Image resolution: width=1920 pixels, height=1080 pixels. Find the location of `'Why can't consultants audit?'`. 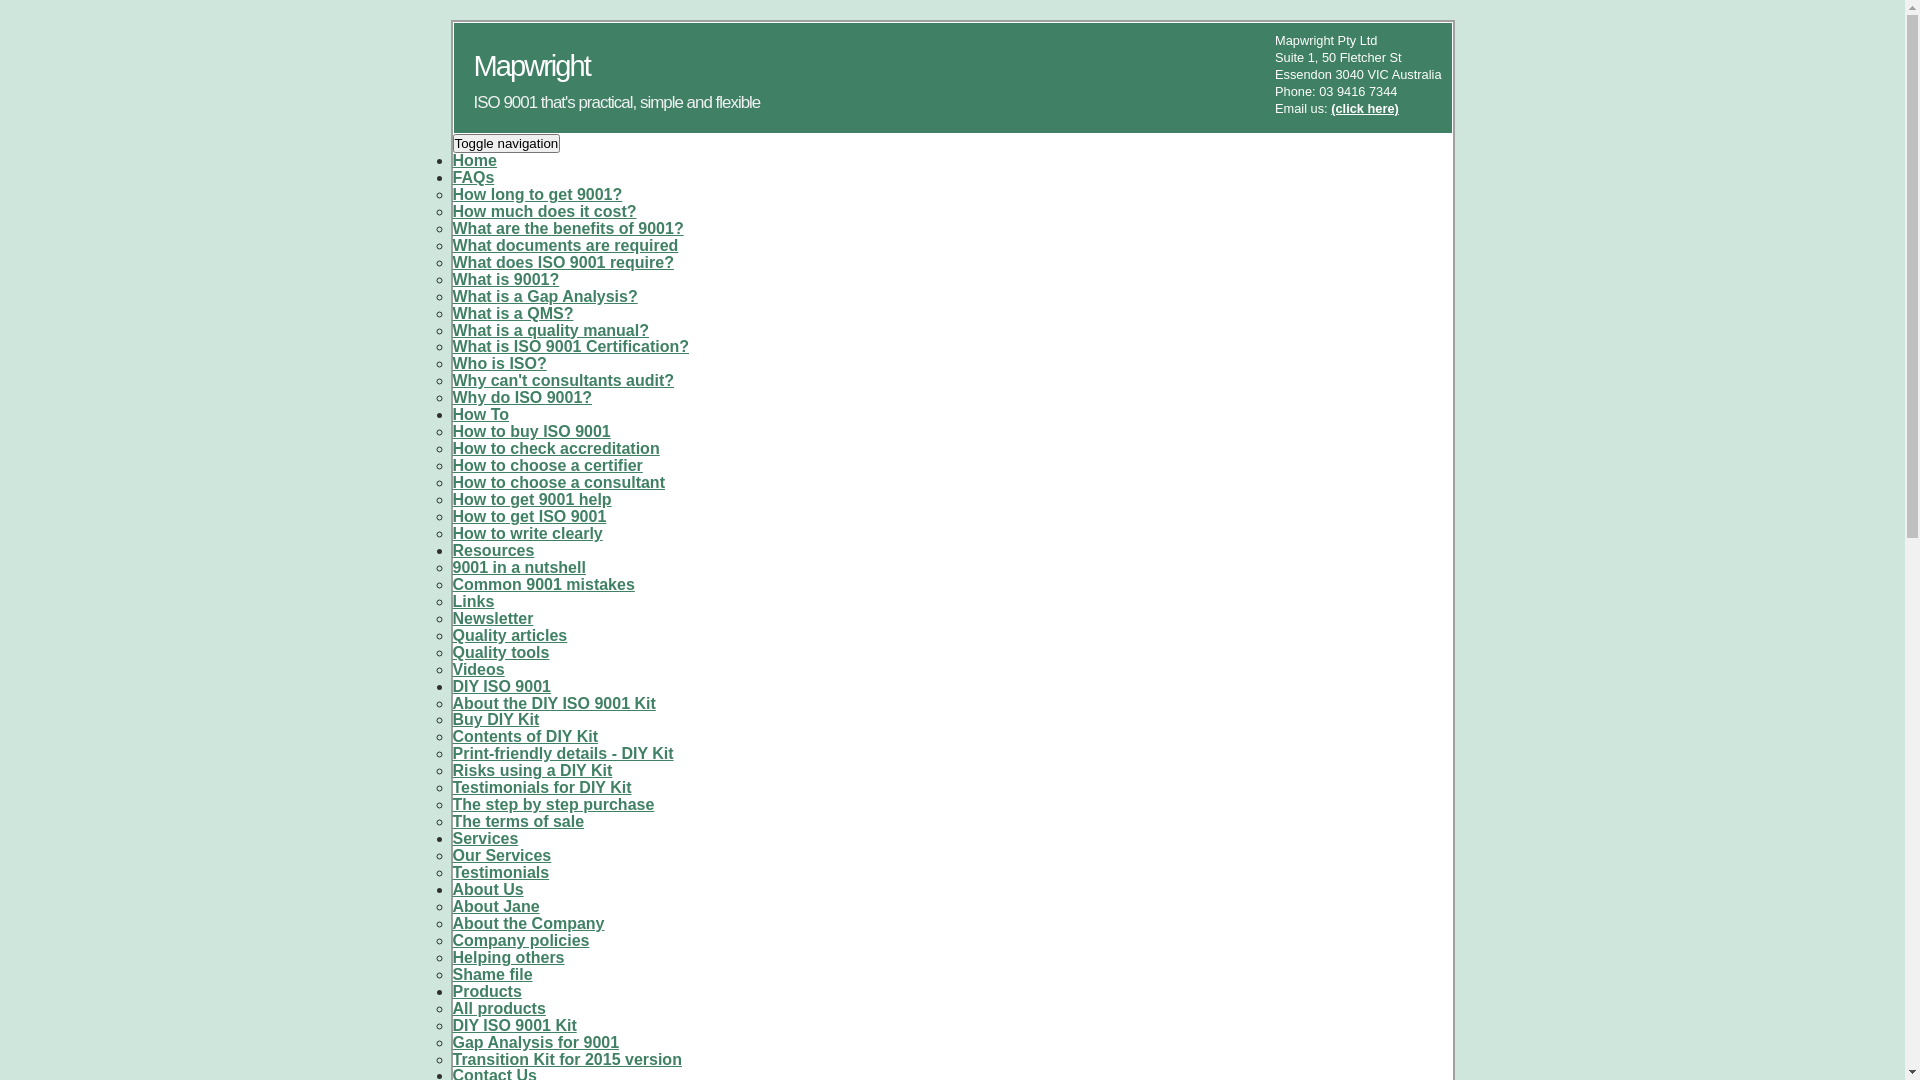

'Why can't consultants audit?' is located at coordinates (561, 380).